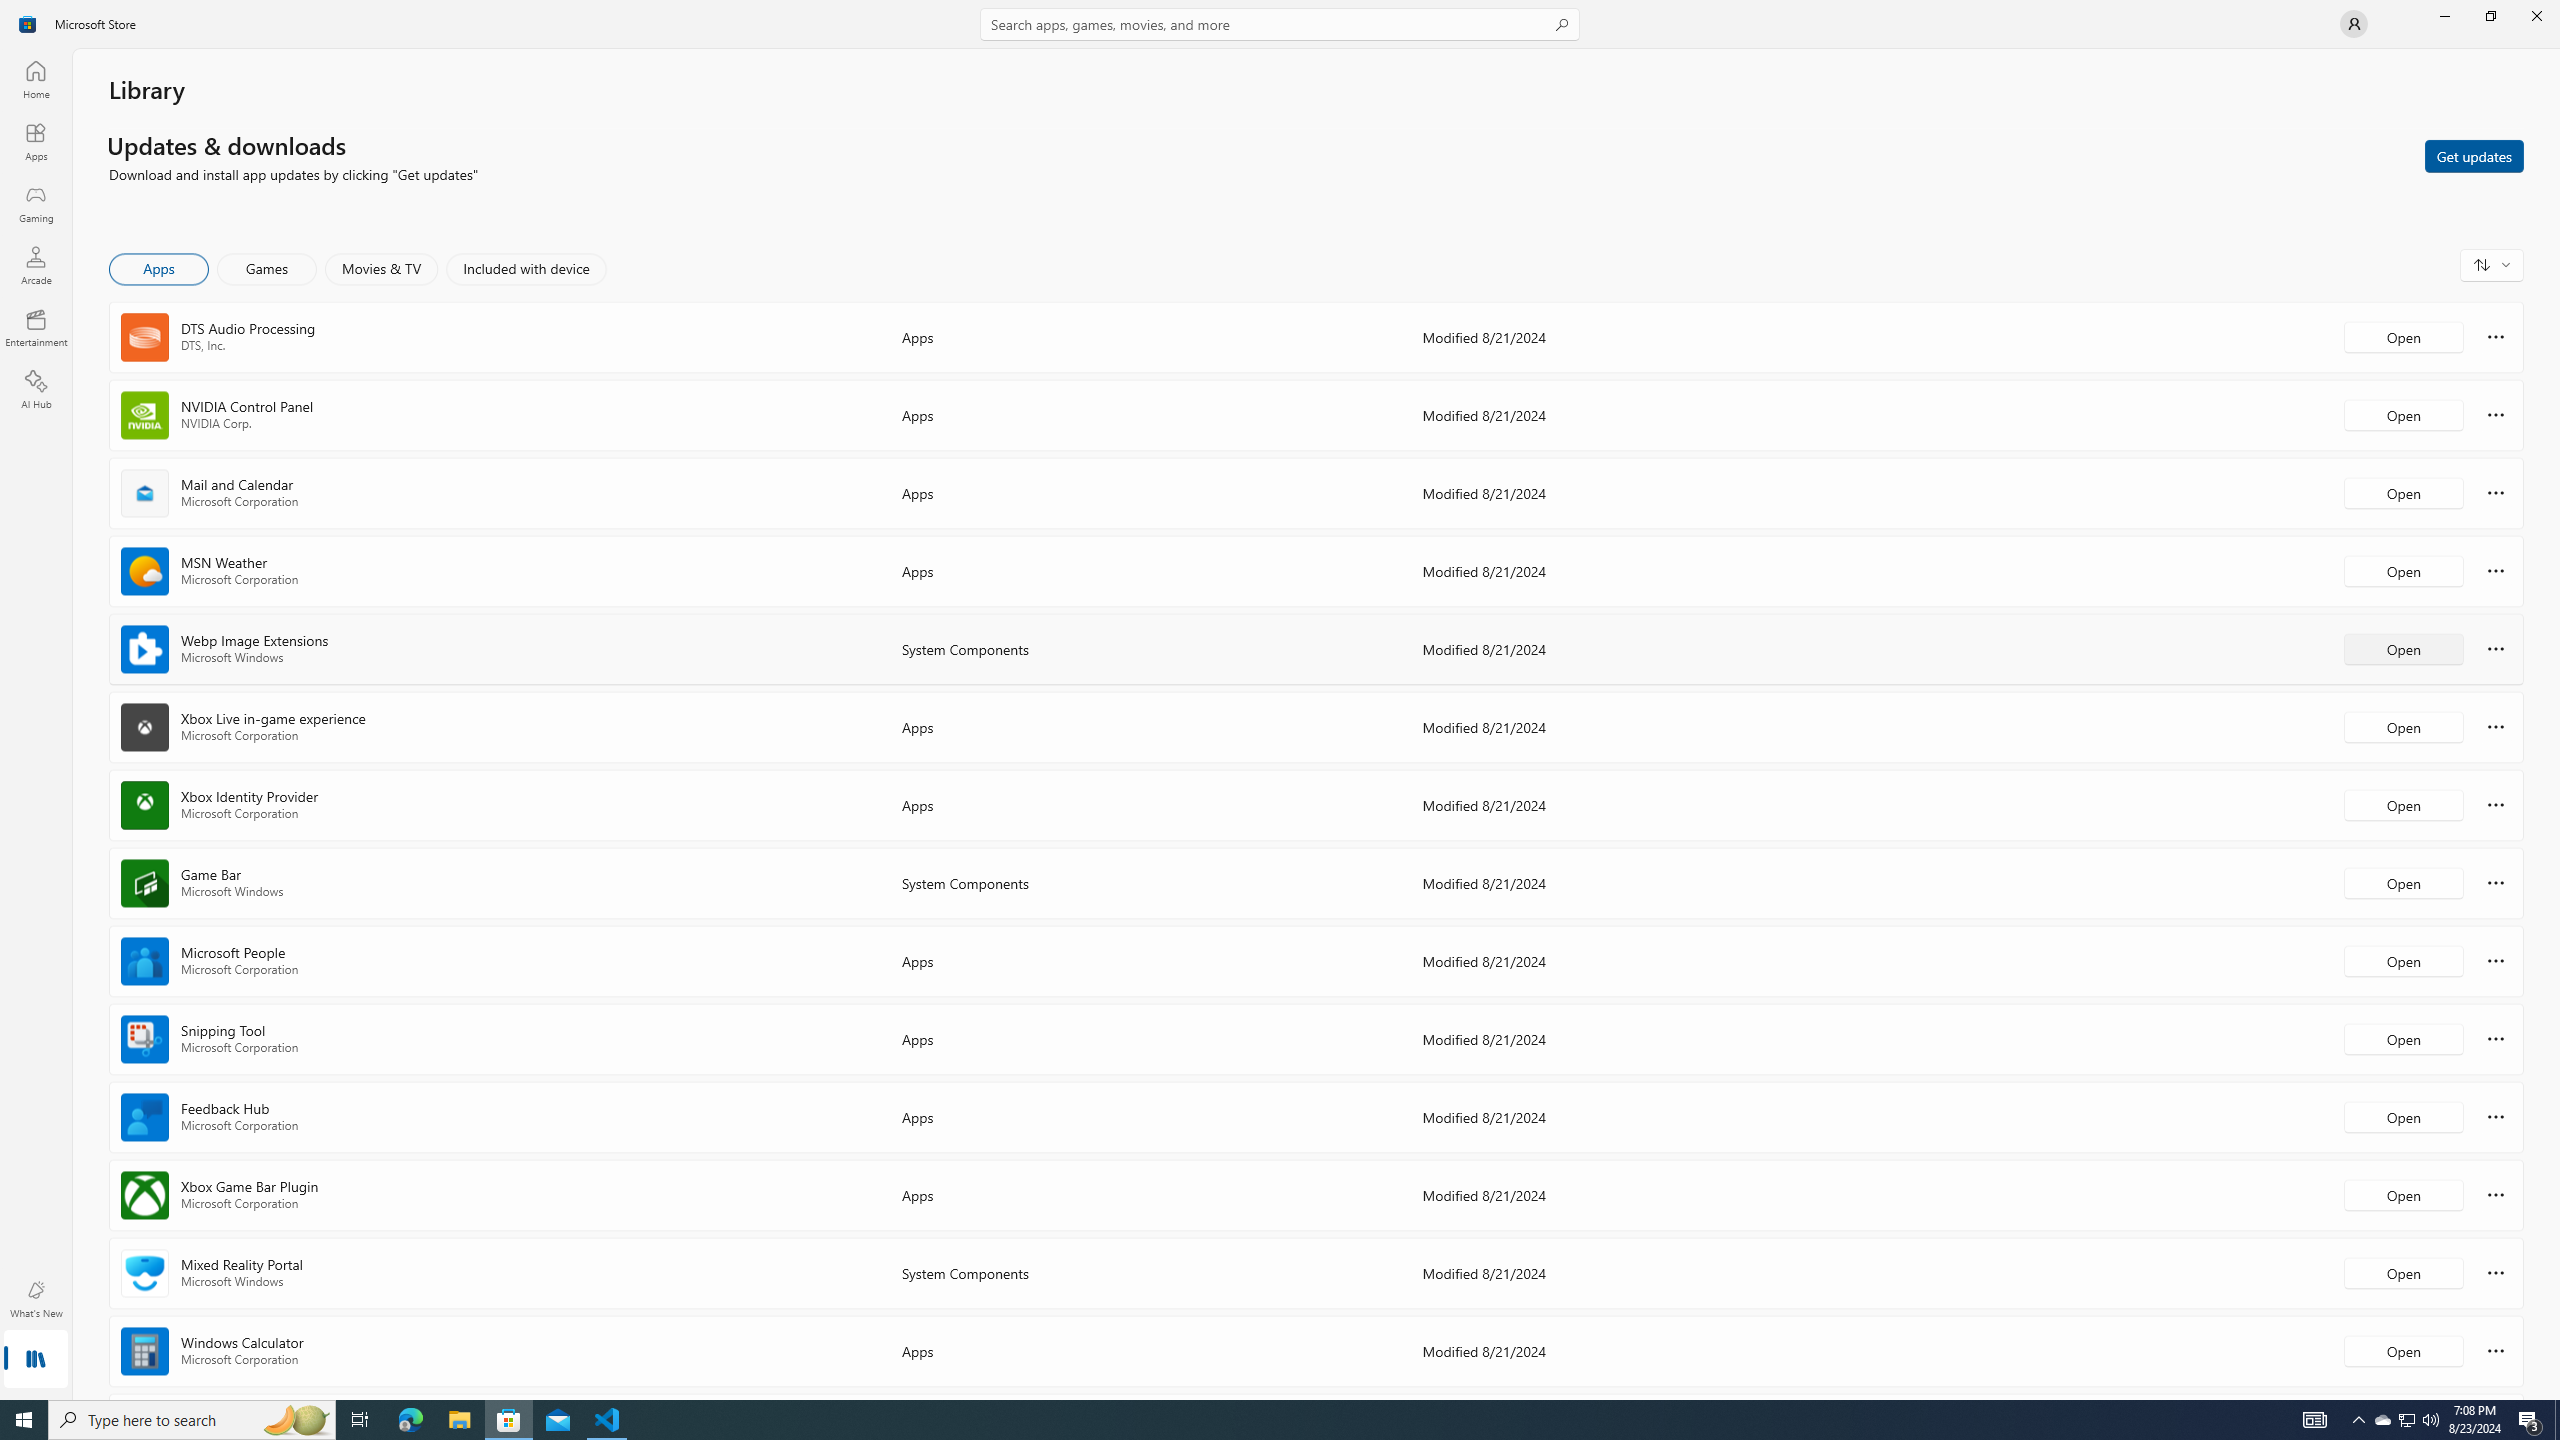  Describe the element at coordinates (525, 268) in the screenshot. I see `'Included with device'` at that location.